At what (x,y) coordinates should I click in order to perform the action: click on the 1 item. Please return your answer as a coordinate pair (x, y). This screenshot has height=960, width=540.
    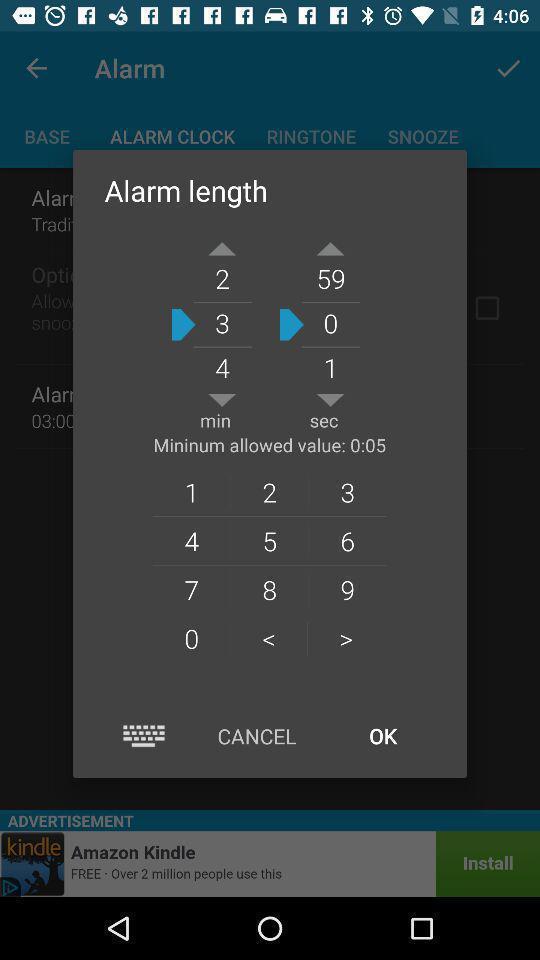
    Looking at the image, I should click on (191, 491).